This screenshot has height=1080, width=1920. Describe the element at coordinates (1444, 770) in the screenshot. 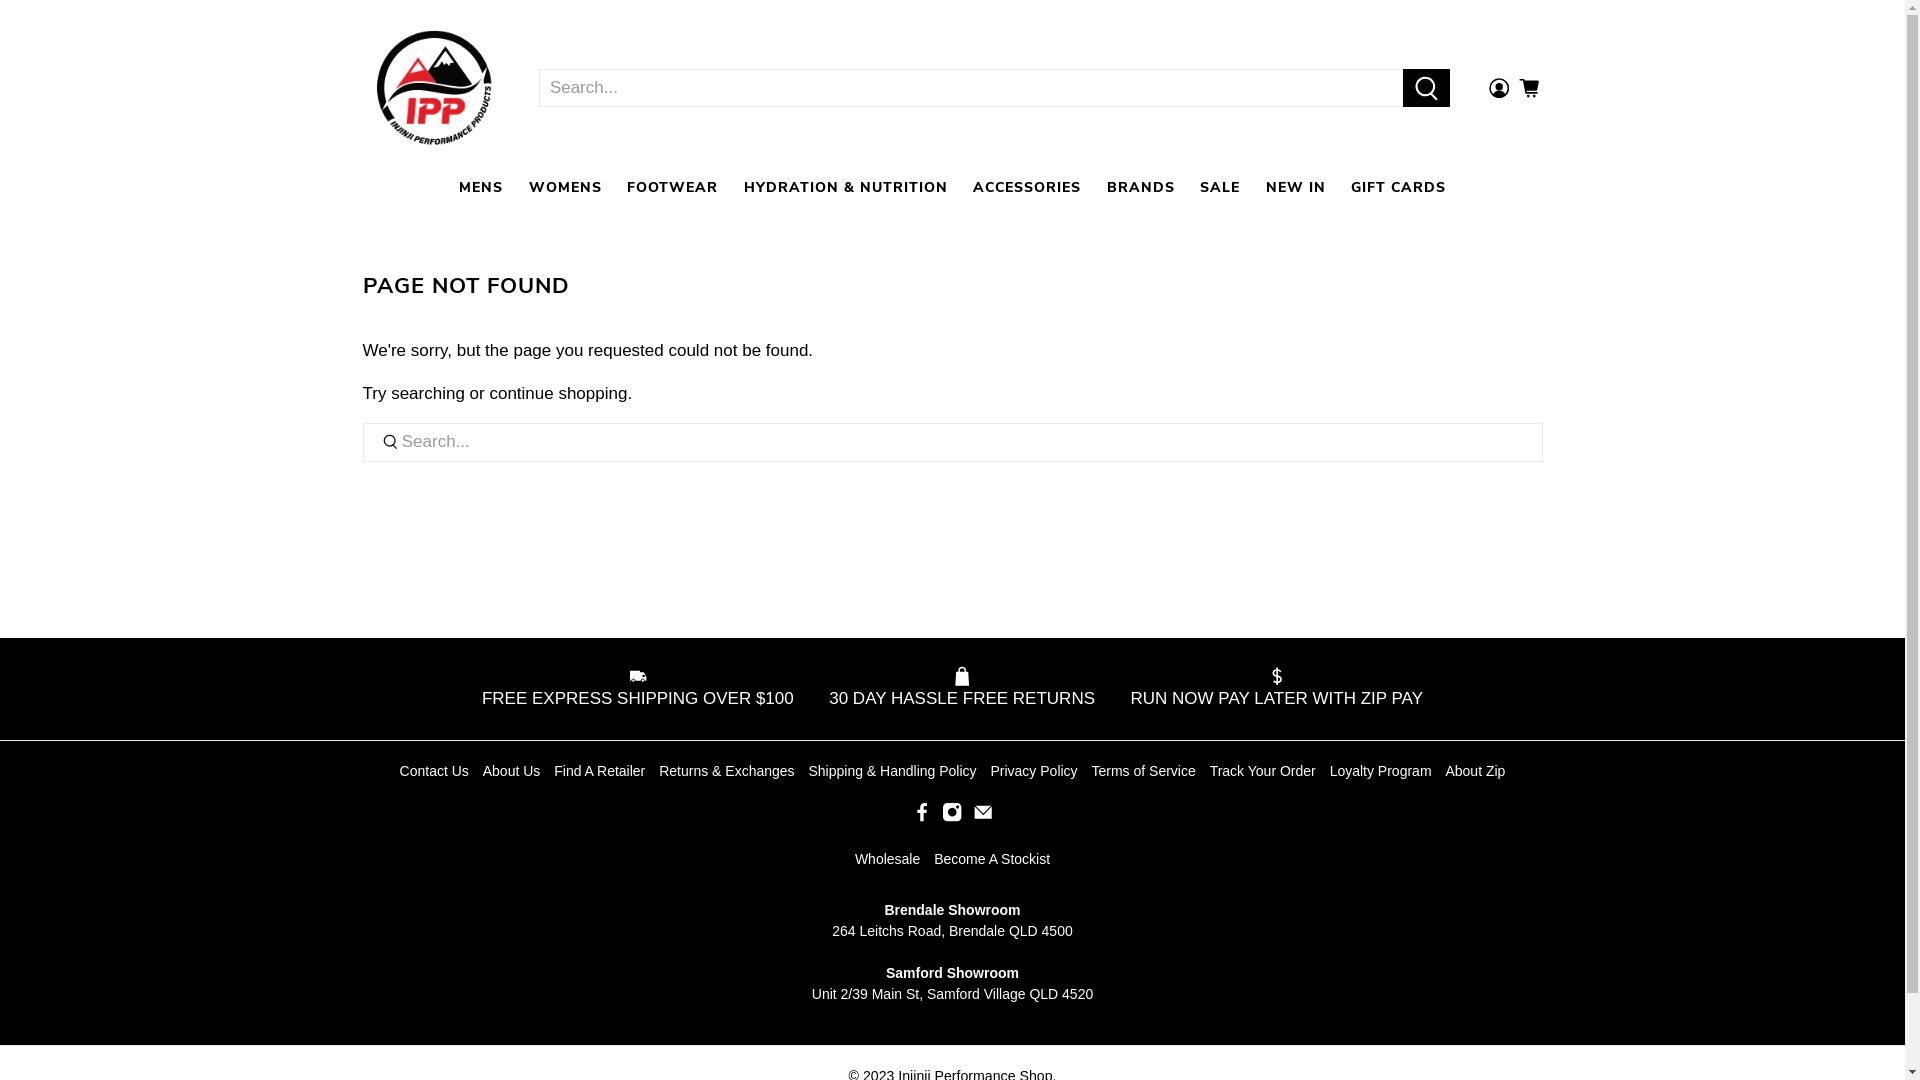

I see `'About Zip'` at that location.